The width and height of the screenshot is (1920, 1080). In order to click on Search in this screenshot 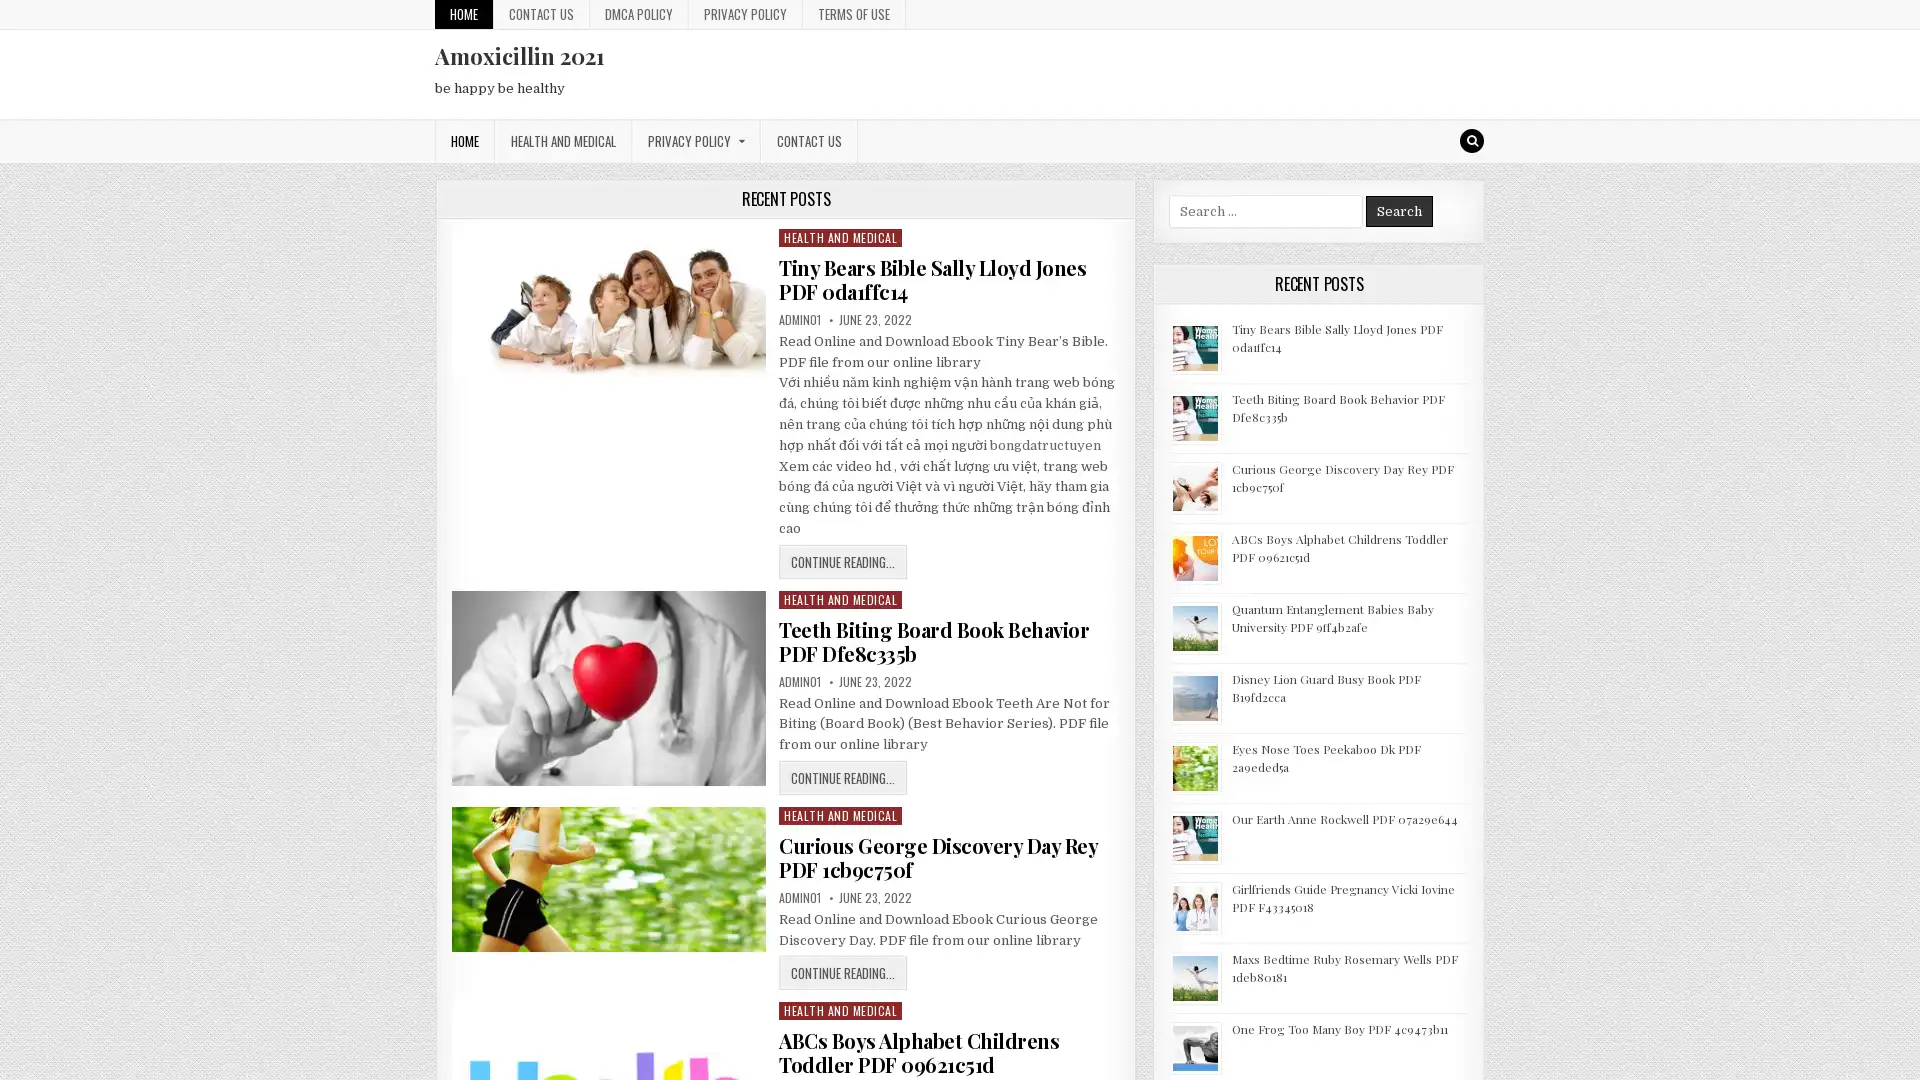, I will do `click(1398, 211)`.